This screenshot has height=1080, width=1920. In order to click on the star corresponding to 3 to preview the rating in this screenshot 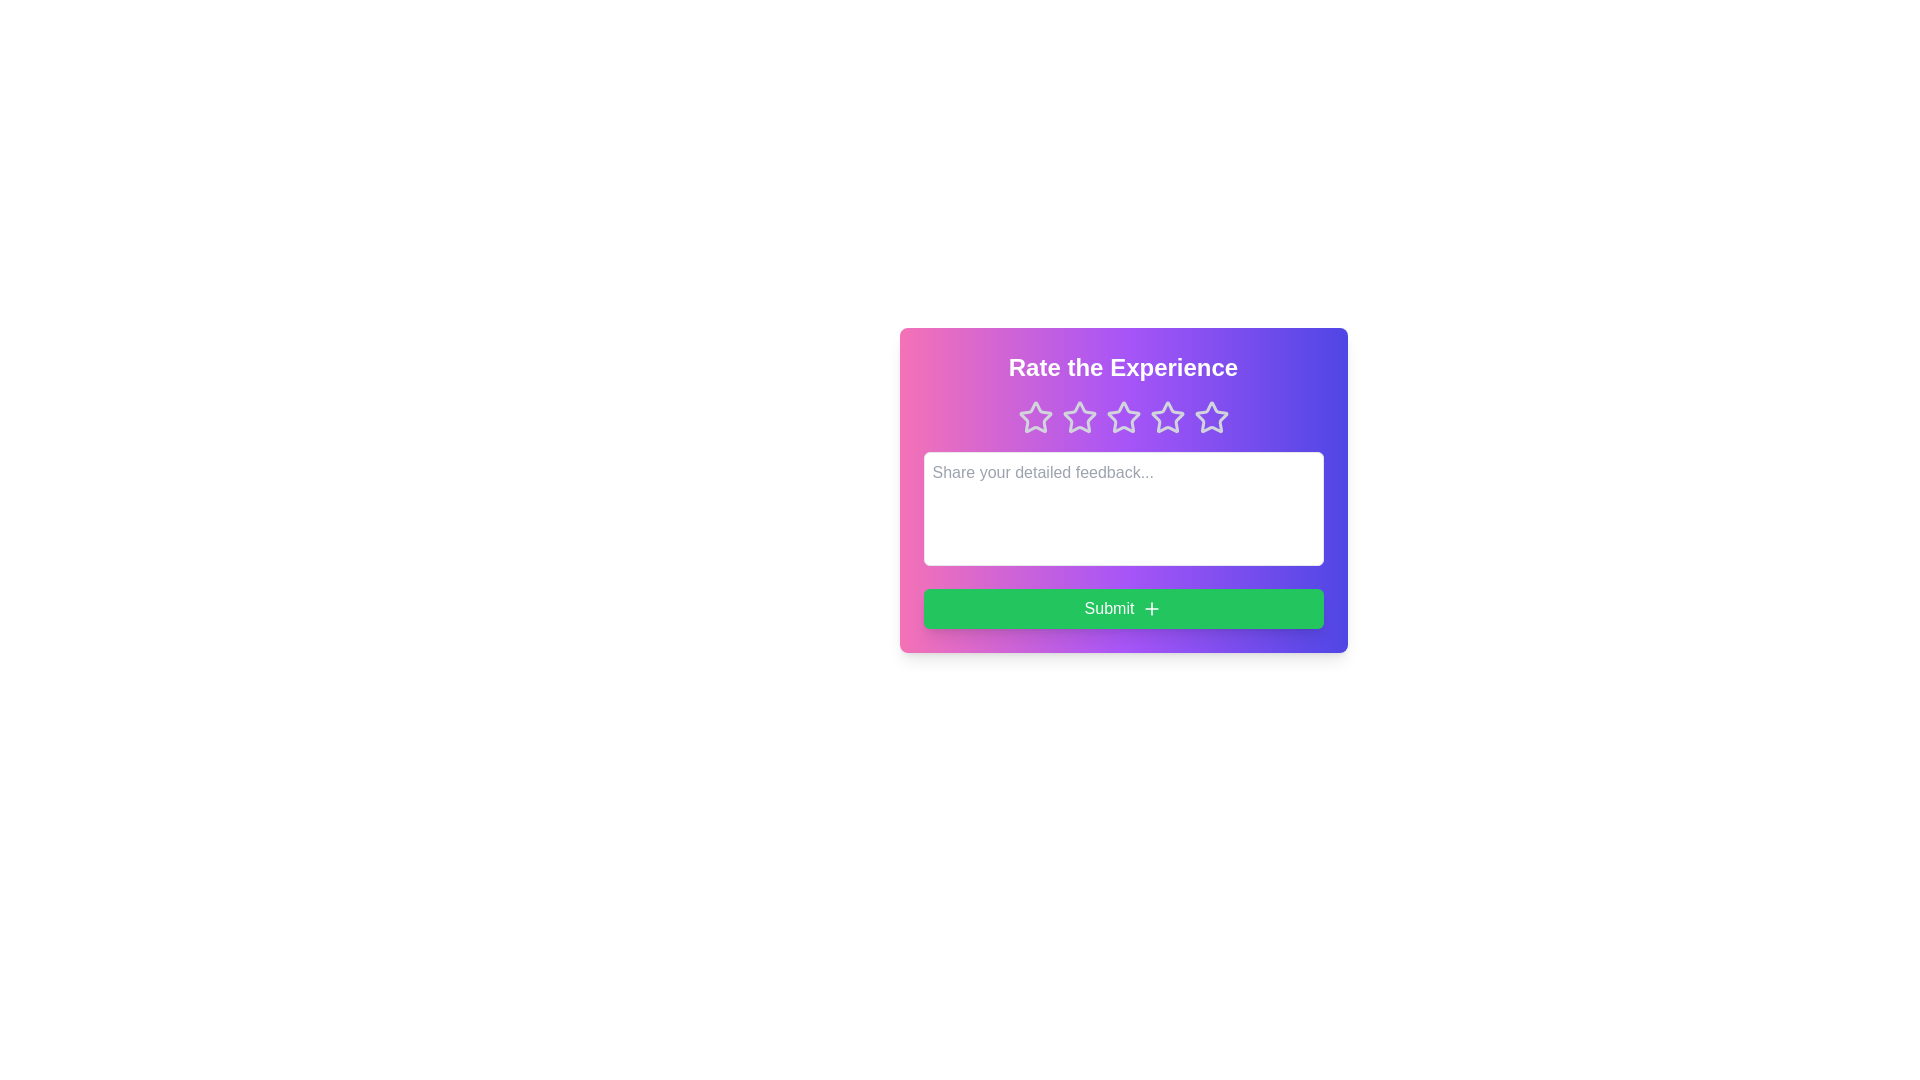, I will do `click(1123, 416)`.